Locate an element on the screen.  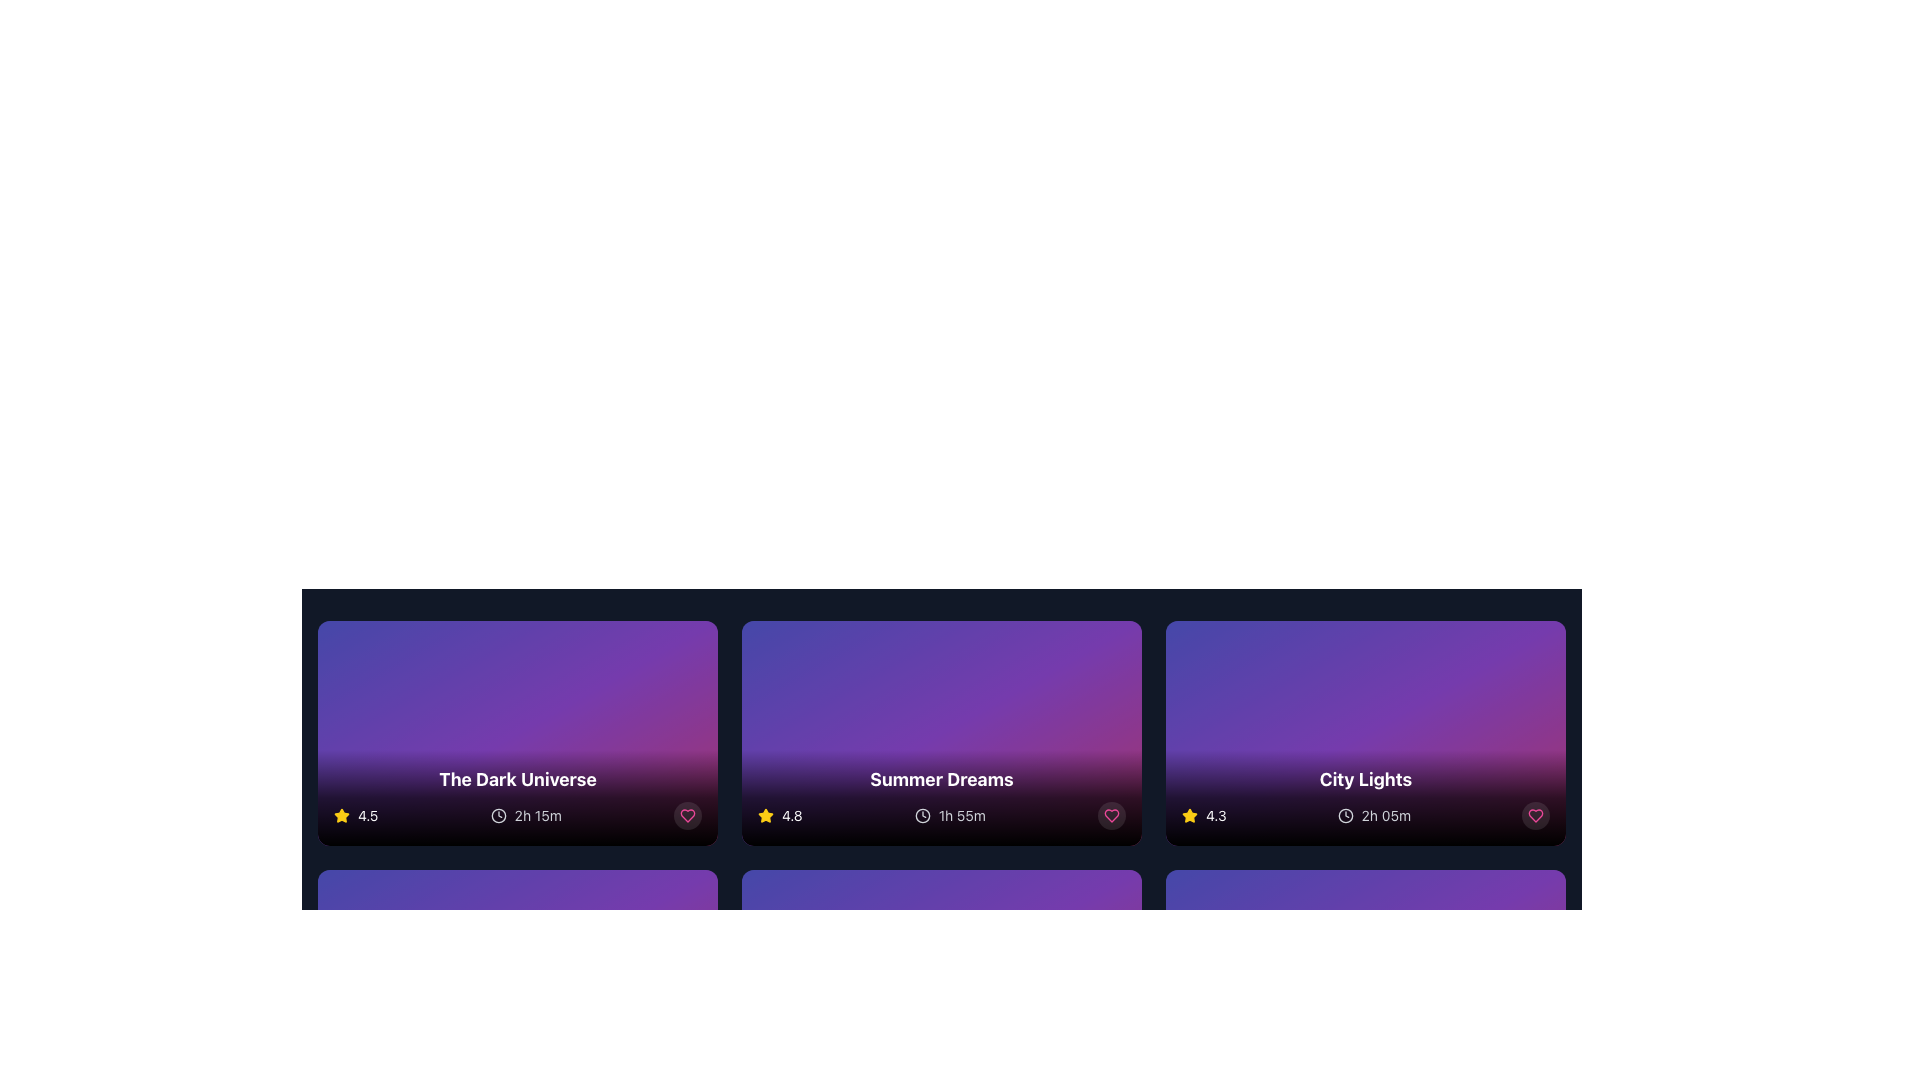
the Informational display bar located at the bottom of the card titled 'The Dark Universe', which contains a yellow star with '4.5' and a clock icon with '2h 15m' is located at coordinates (518, 816).